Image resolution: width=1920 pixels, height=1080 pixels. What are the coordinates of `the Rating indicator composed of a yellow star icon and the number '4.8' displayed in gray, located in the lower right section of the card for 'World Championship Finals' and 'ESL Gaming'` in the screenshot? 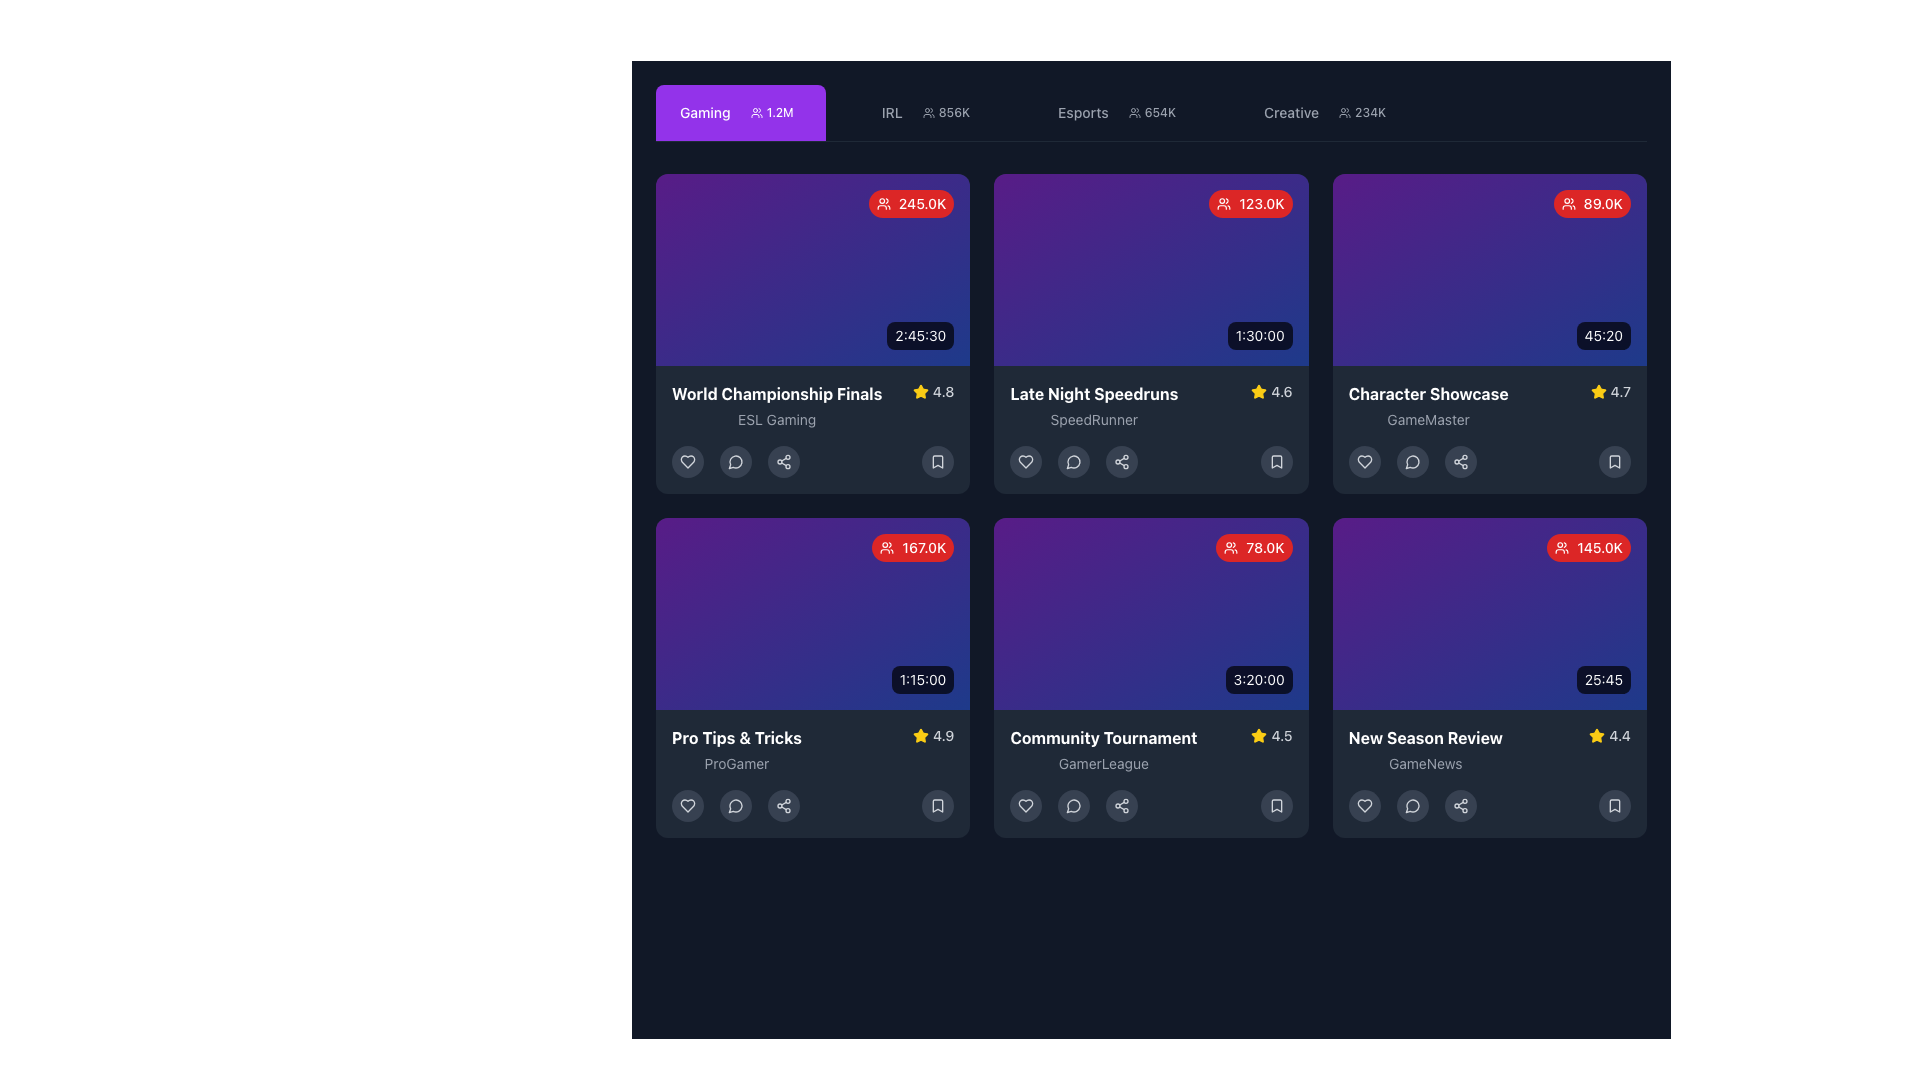 It's located at (932, 392).